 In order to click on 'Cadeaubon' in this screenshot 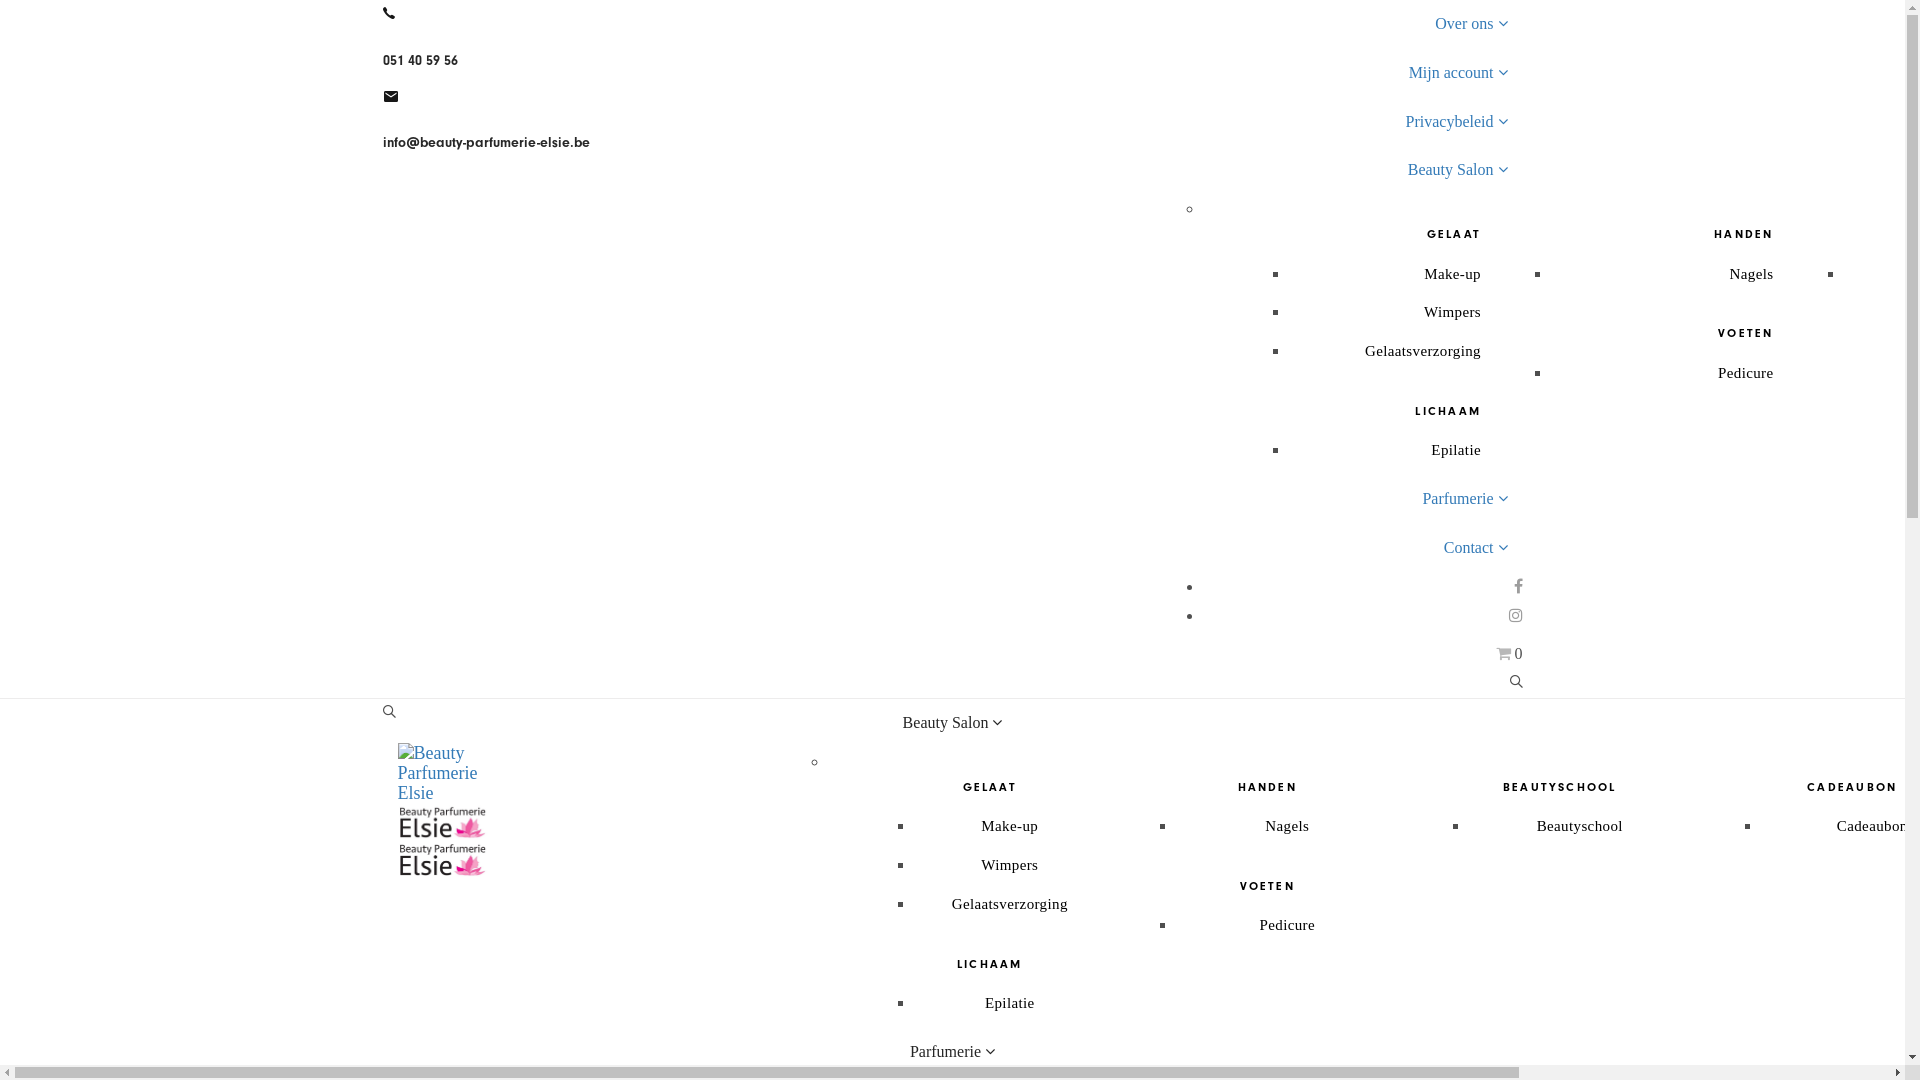, I will do `click(1871, 825)`.